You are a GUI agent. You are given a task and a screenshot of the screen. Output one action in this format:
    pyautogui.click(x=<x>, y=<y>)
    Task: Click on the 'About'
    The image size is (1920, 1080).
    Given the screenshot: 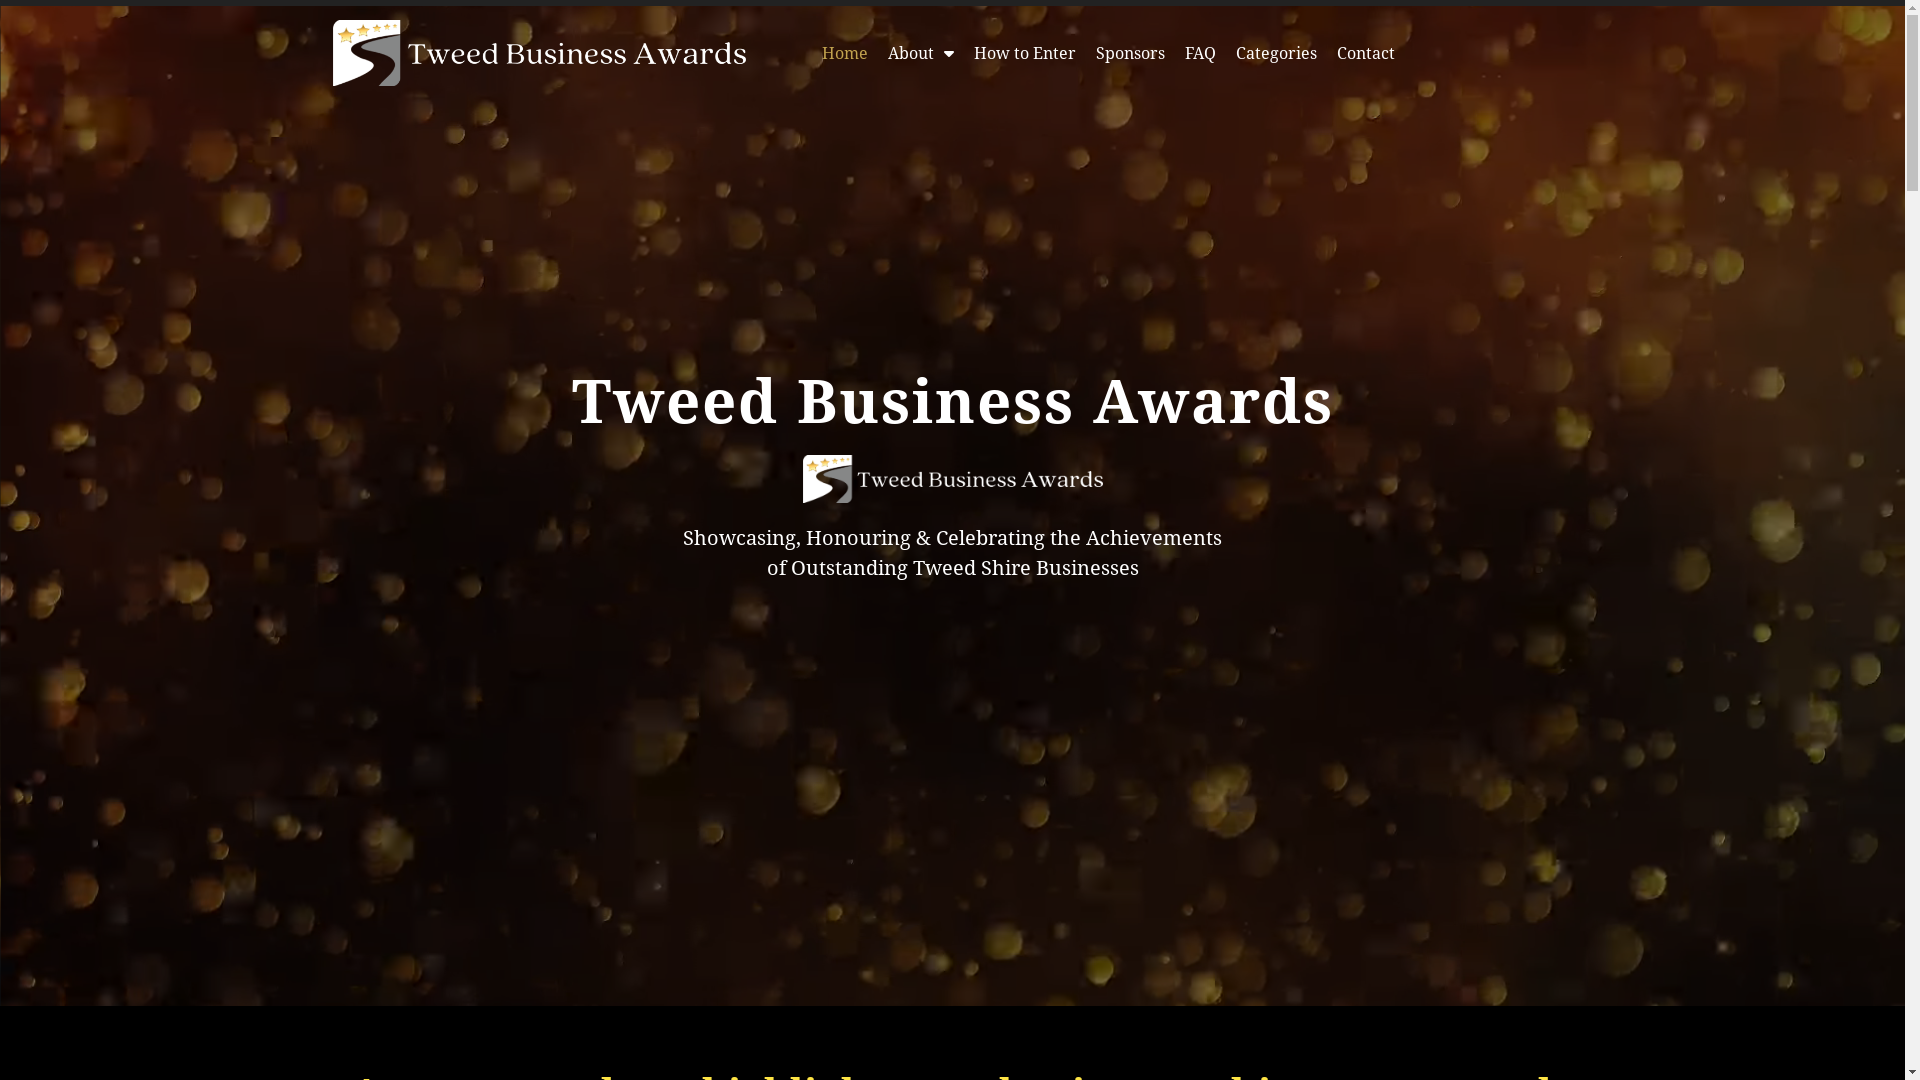 What is the action you would take?
    pyautogui.click(x=887, y=52)
    